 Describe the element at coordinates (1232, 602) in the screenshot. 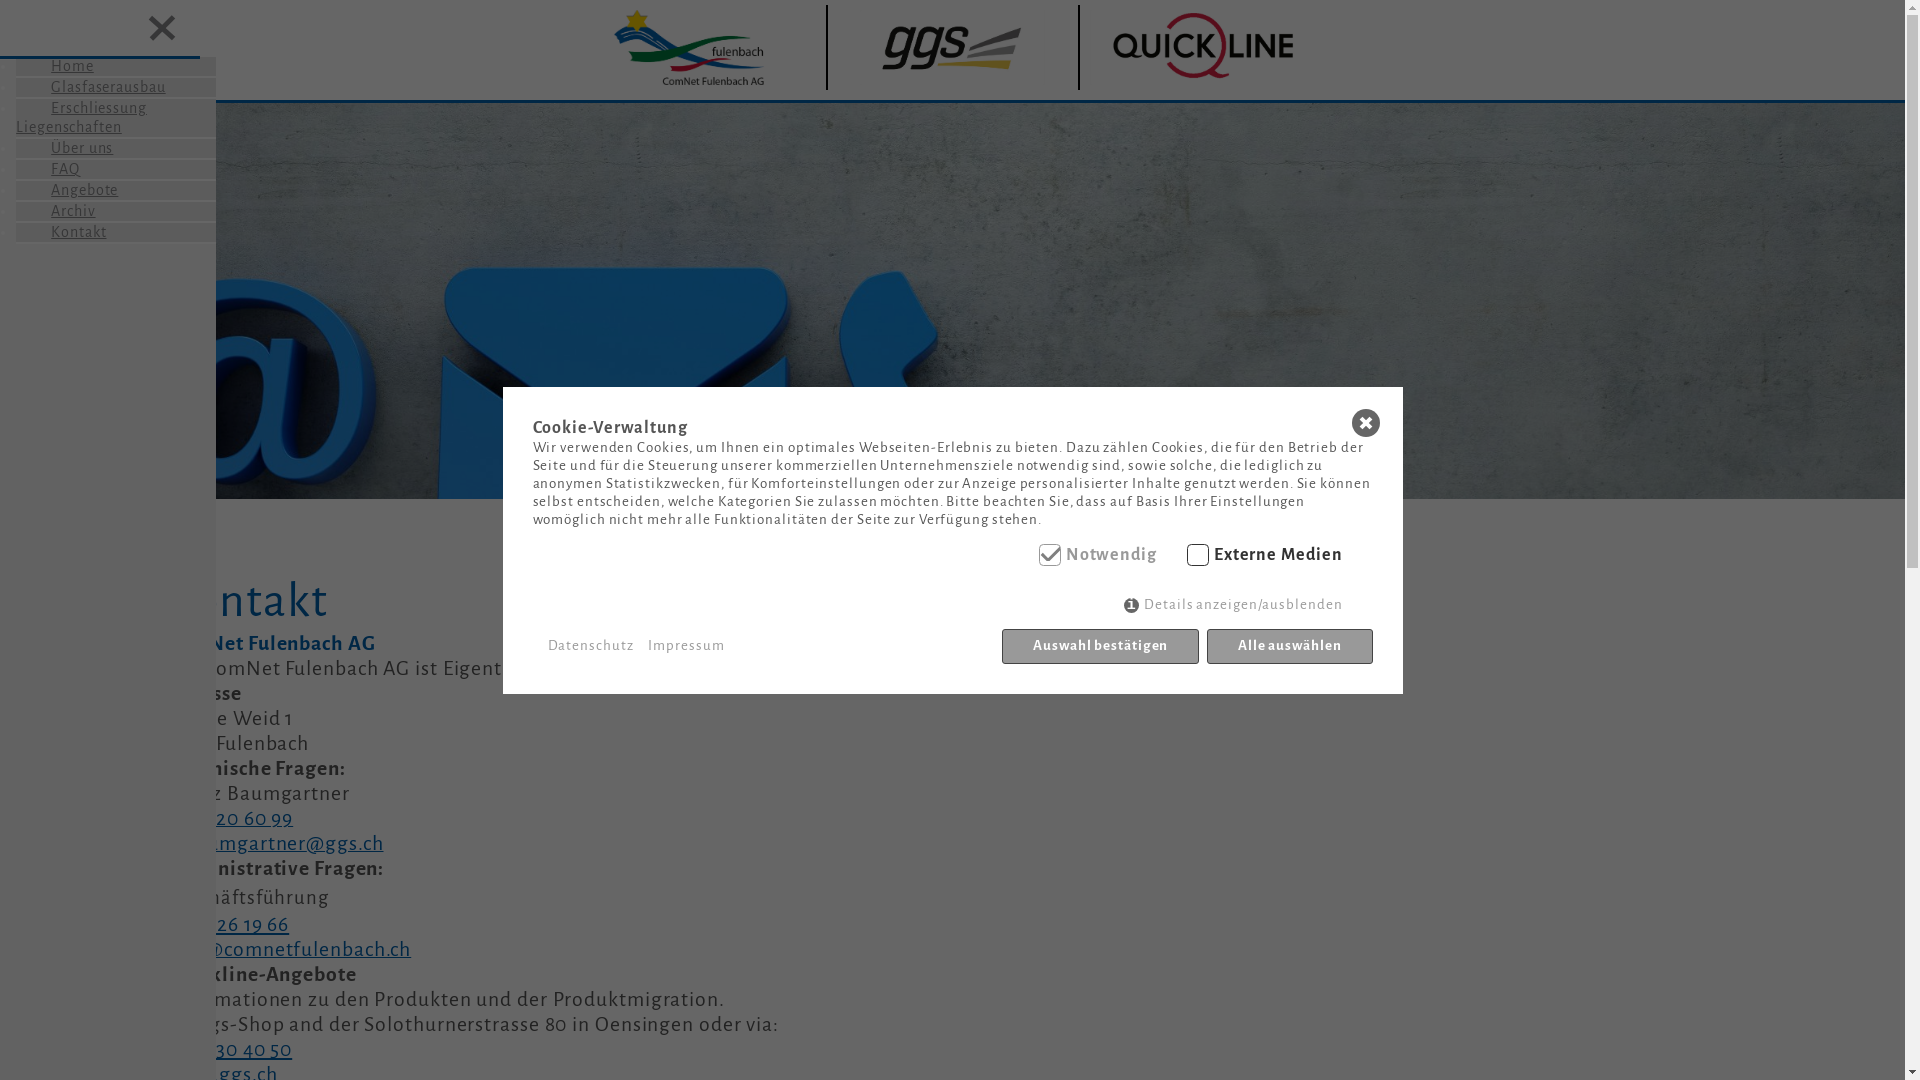

I see `'Details anzeigen/ausblenden'` at that location.